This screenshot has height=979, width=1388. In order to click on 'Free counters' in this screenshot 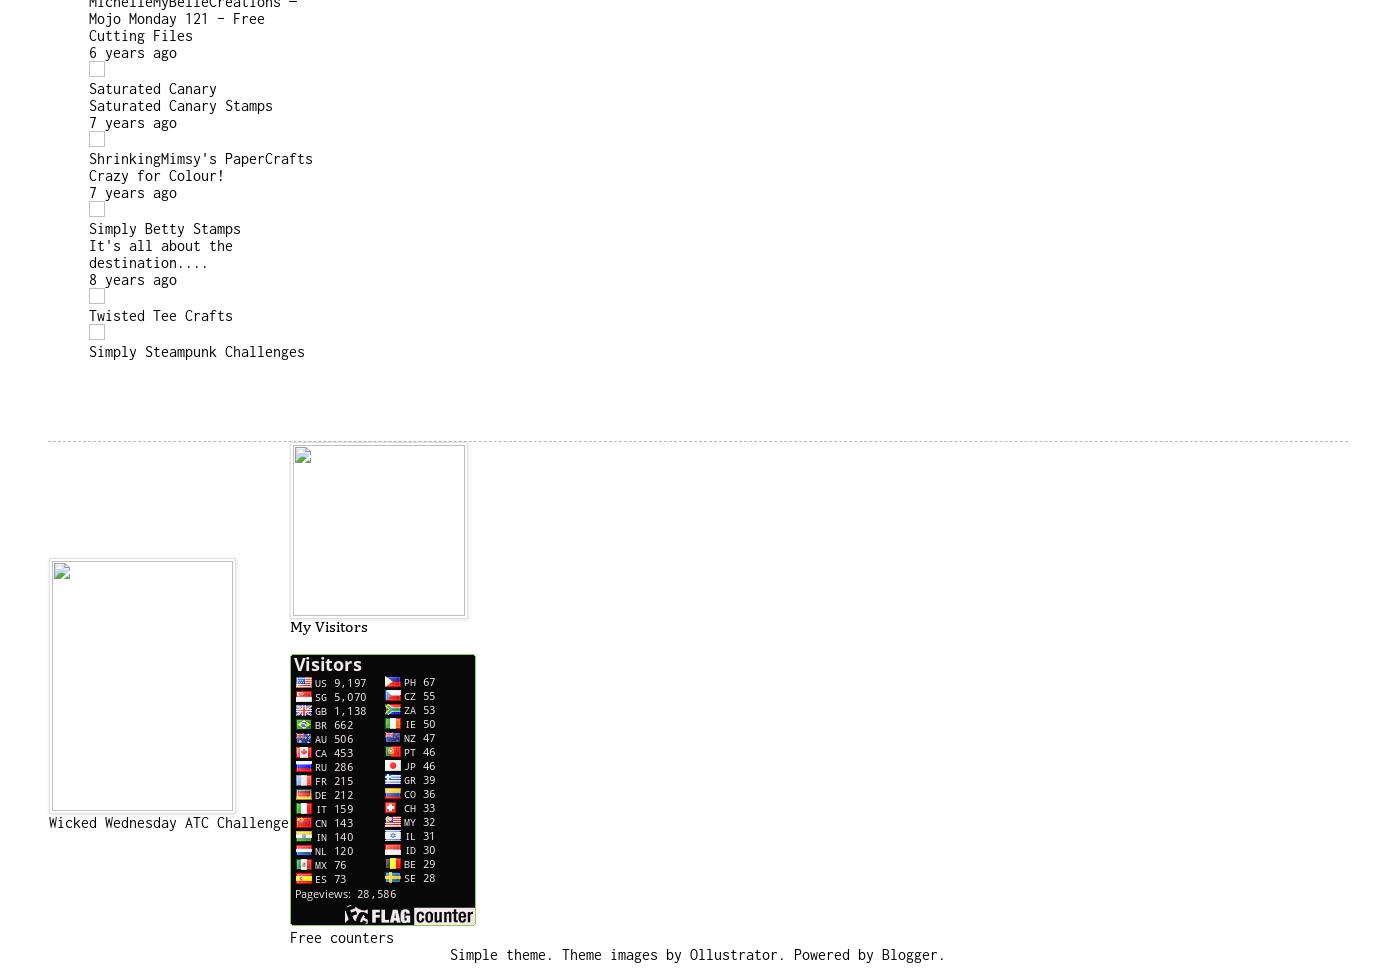, I will do `click(341, 936)`.